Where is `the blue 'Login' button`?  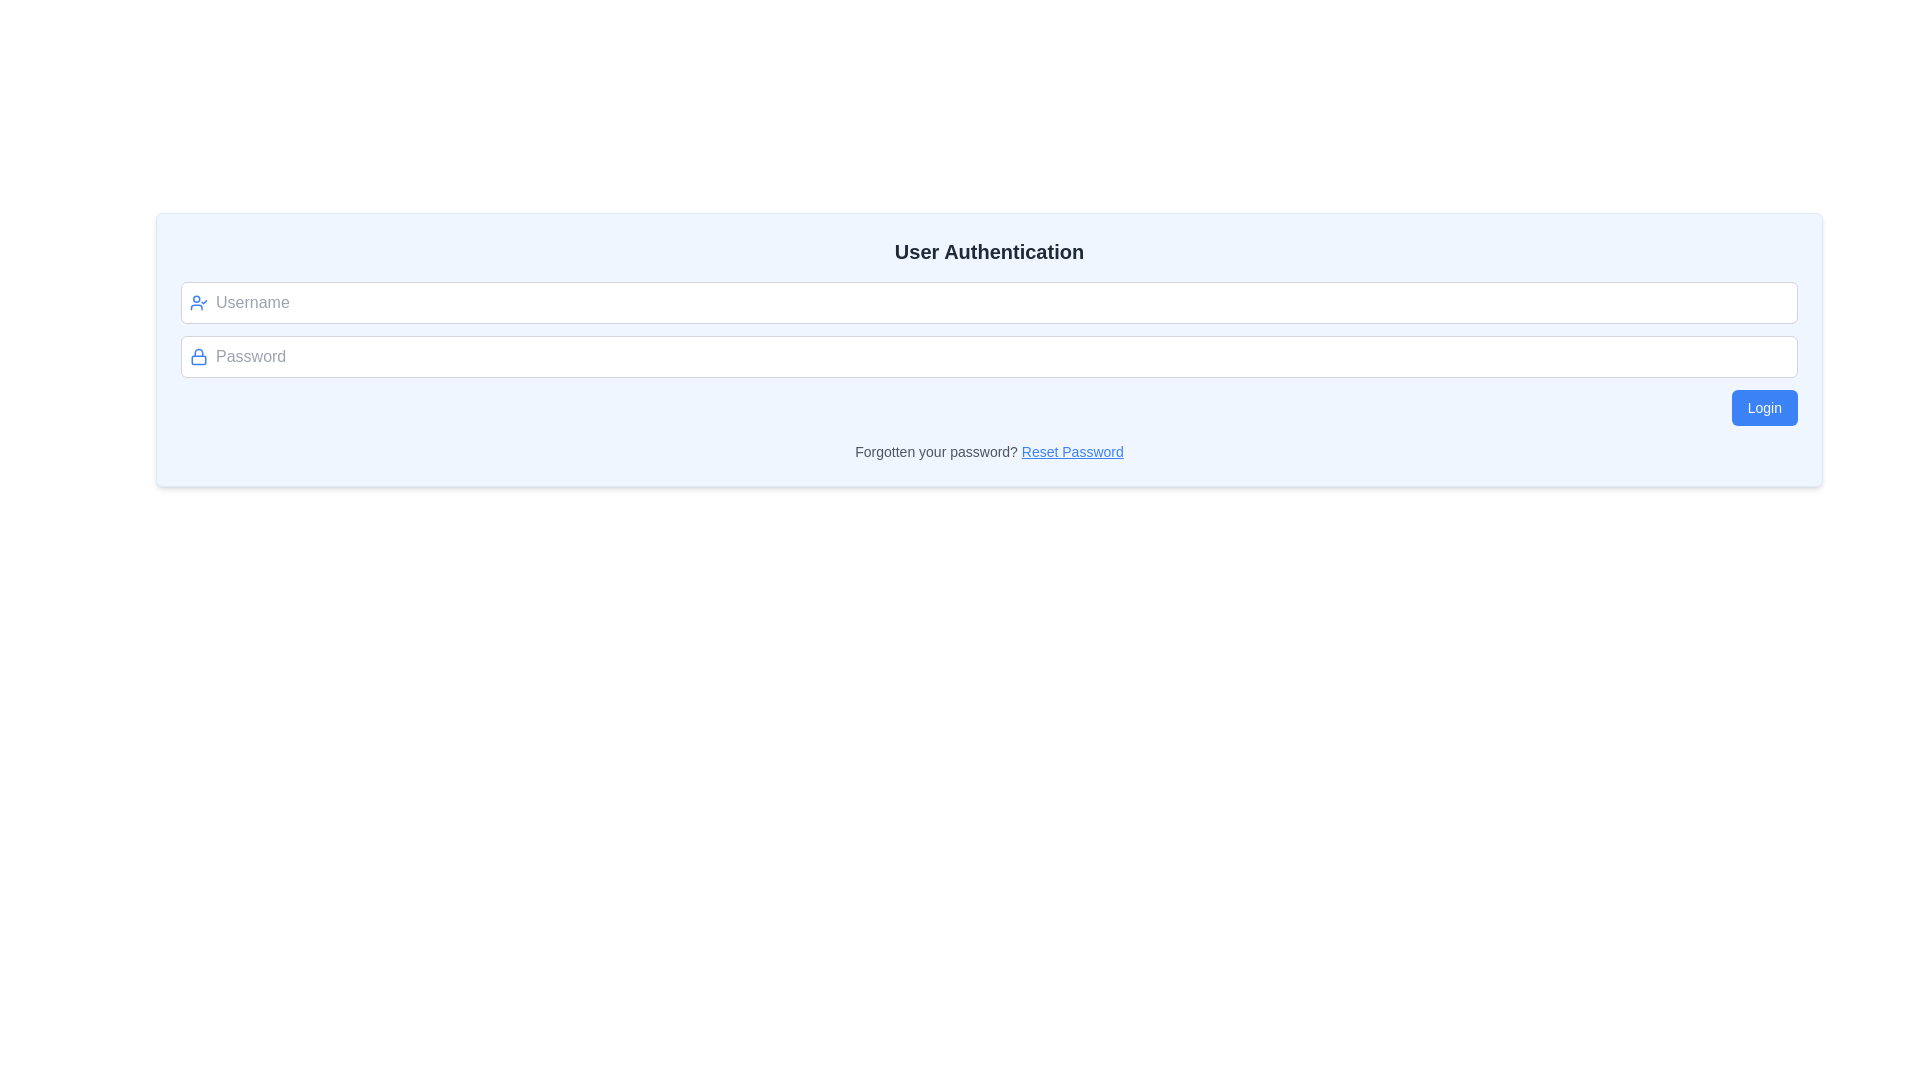
the blue 'Login' button is located at coordinates (1764, 407).